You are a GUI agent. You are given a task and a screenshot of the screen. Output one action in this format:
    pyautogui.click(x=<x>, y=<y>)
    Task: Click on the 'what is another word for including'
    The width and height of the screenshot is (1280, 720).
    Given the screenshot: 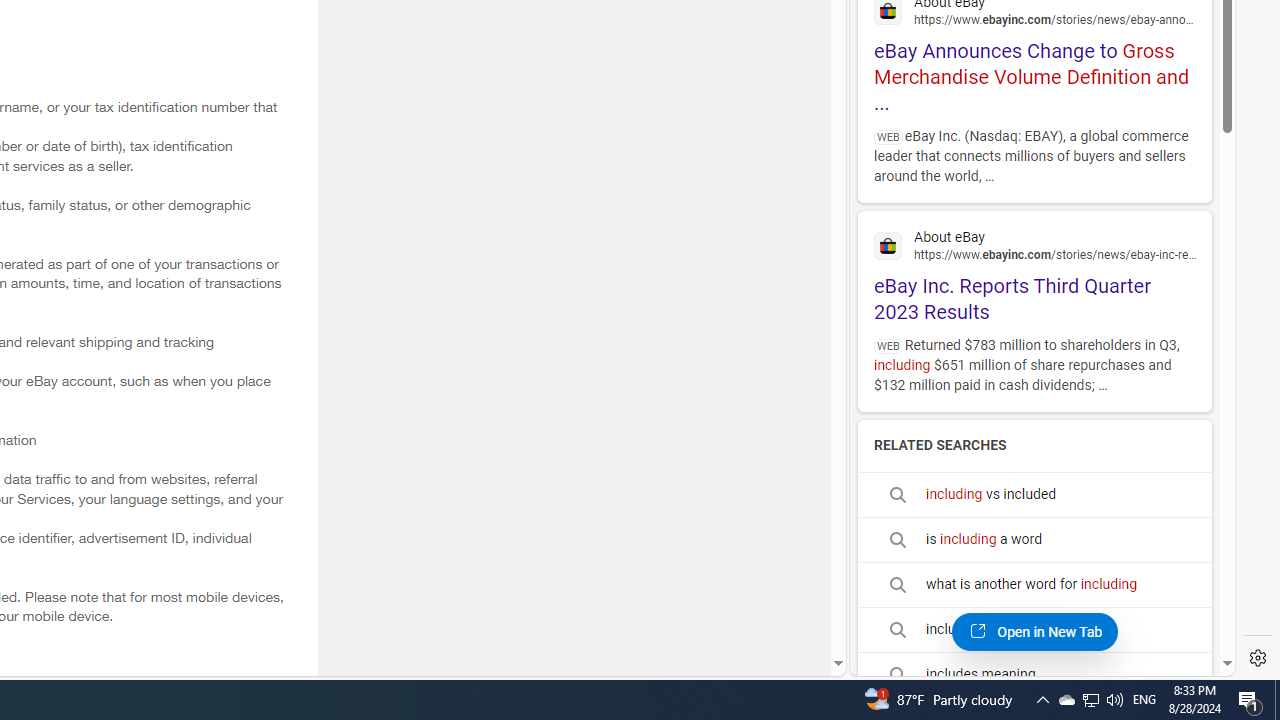 What is the action you would take?
    pyautogui.click(x=1034, y=585)
    